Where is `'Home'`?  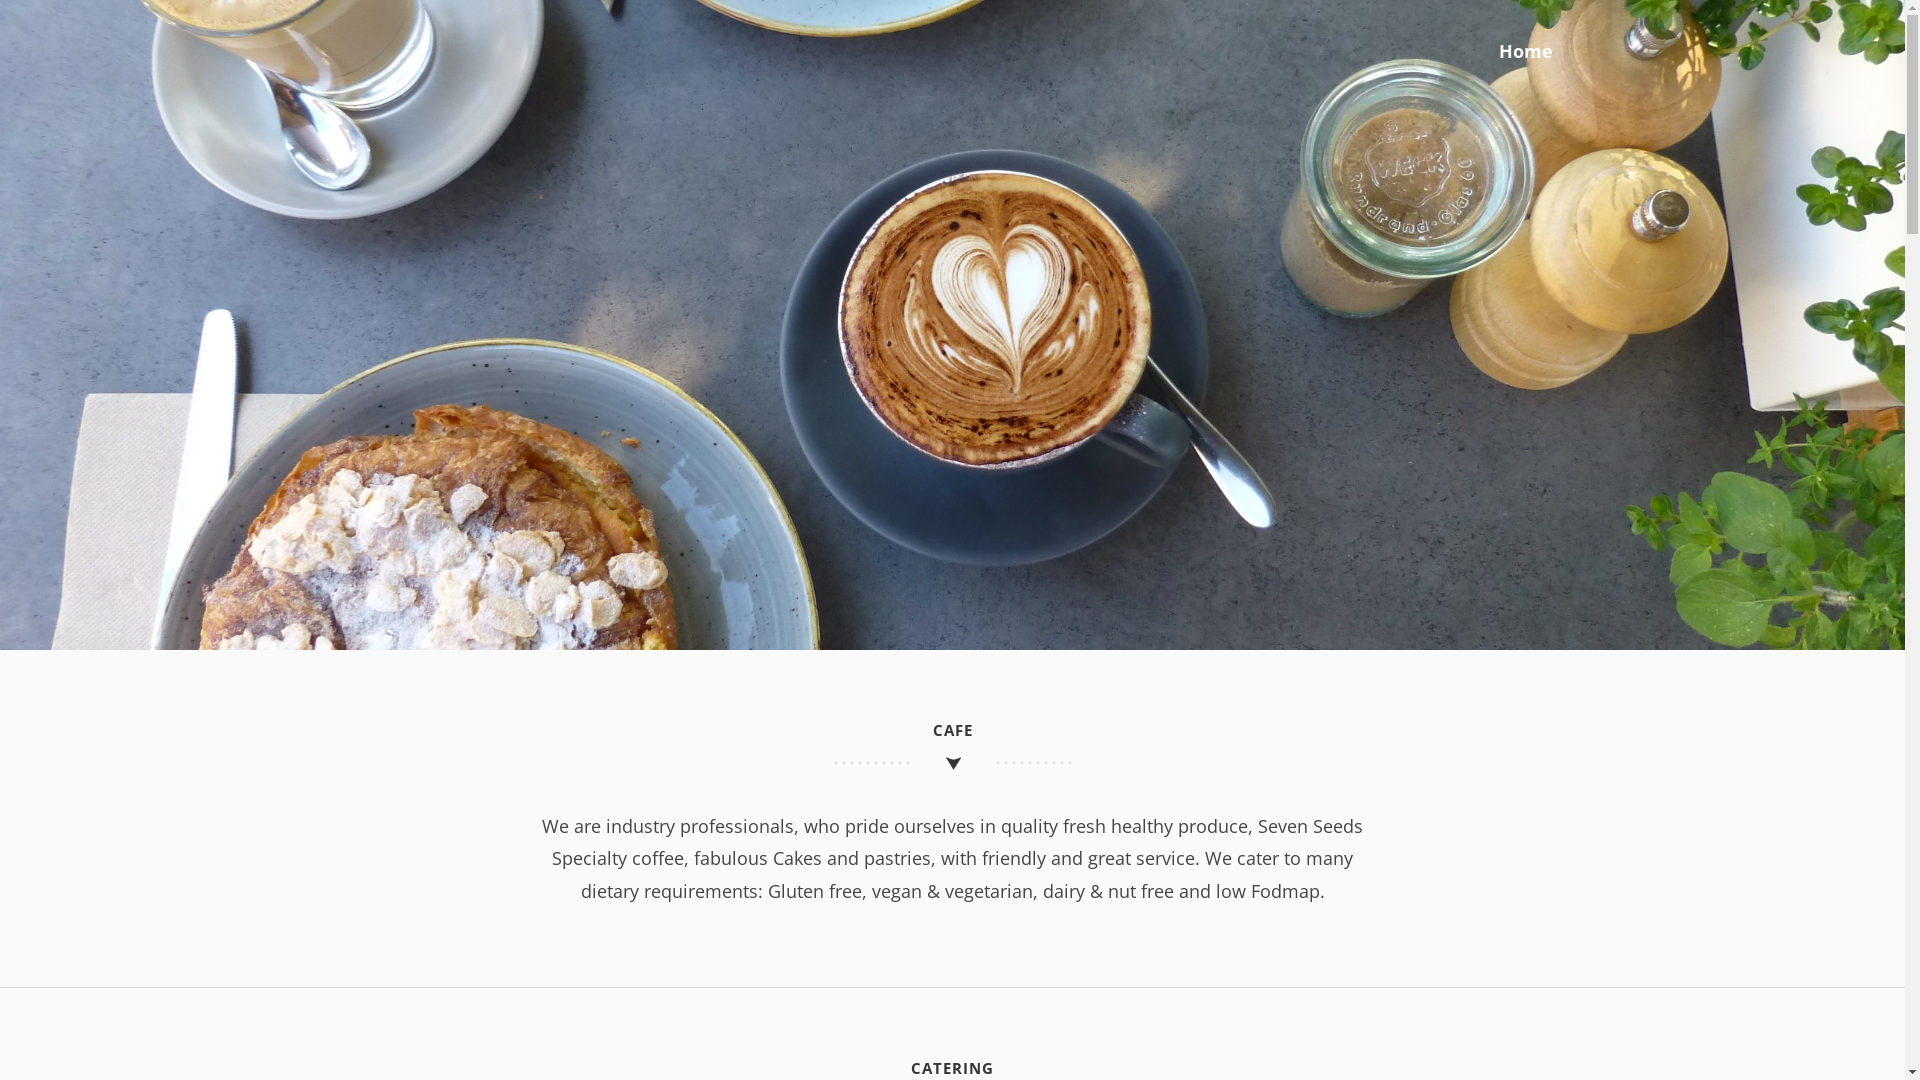
'Home' is located at coordinates (1524, 49).